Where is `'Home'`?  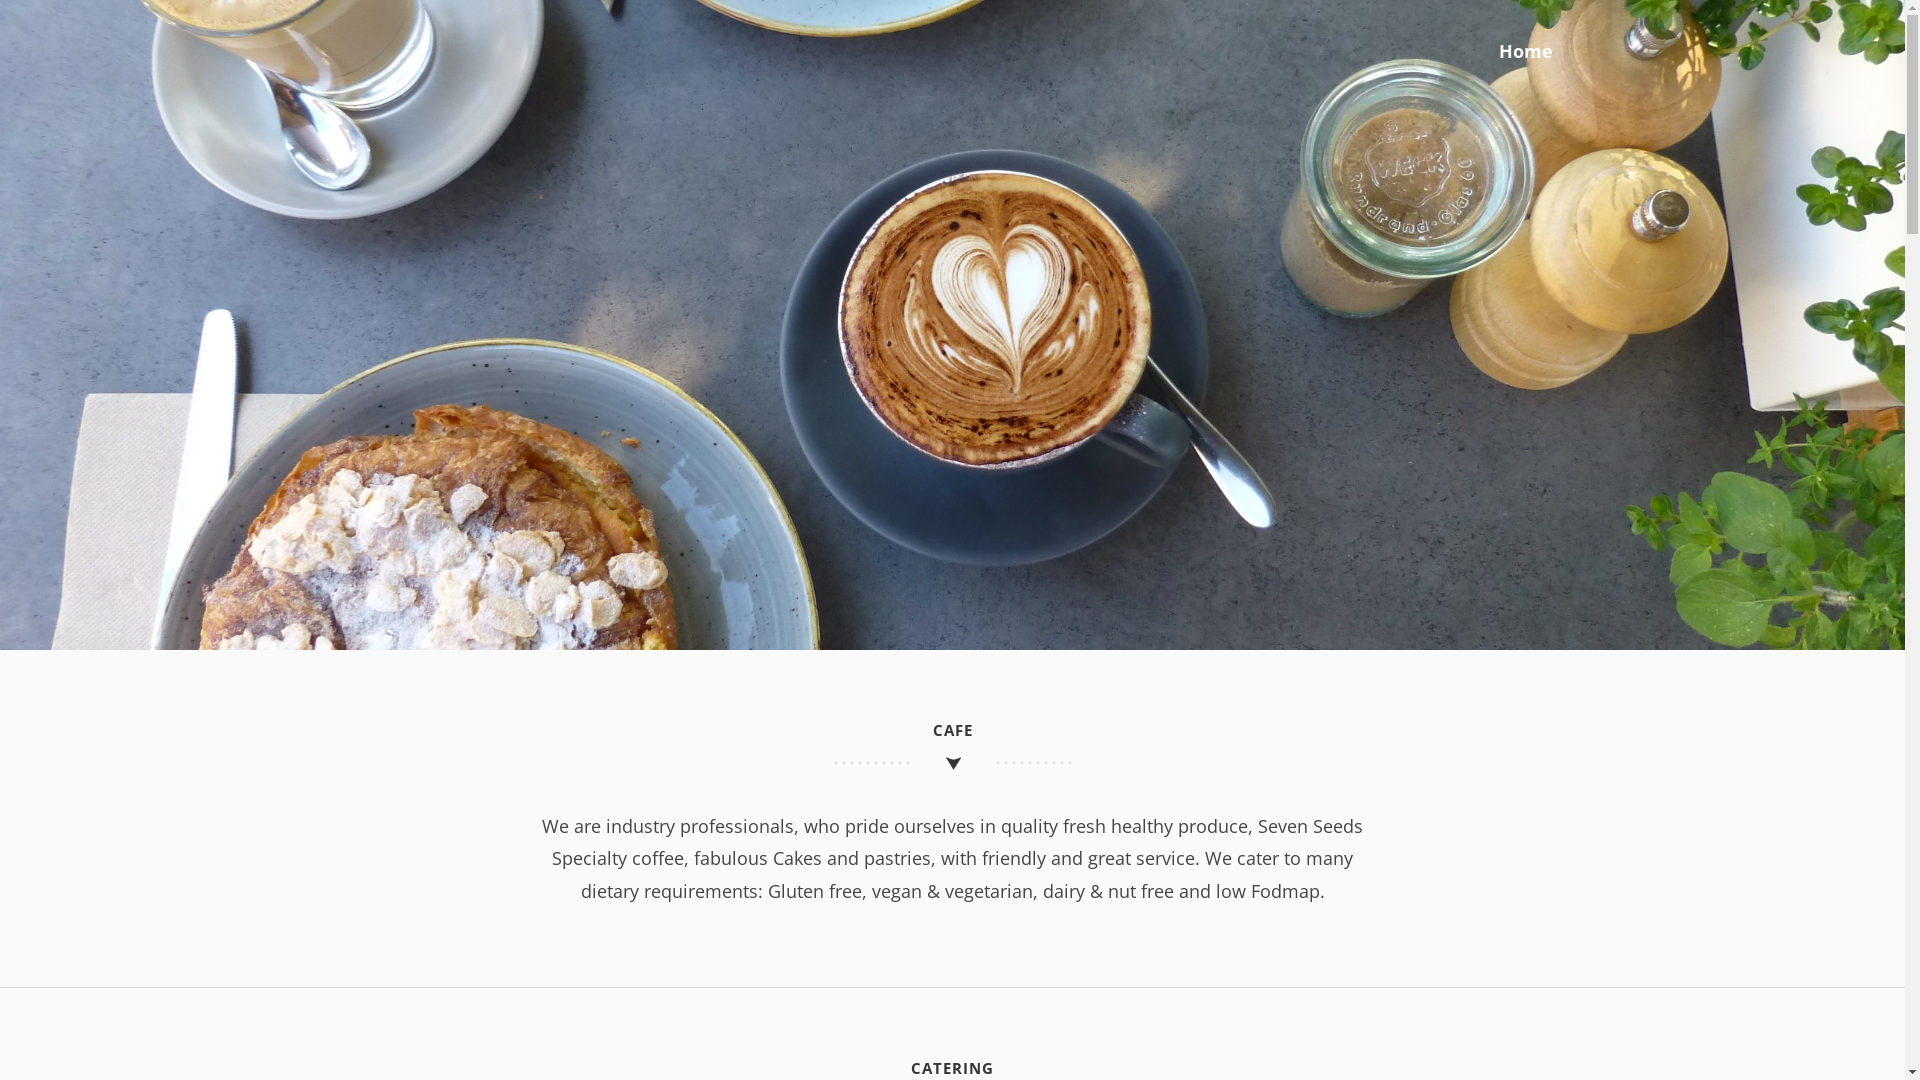
'Home' is located at coordinates (1524, 49).